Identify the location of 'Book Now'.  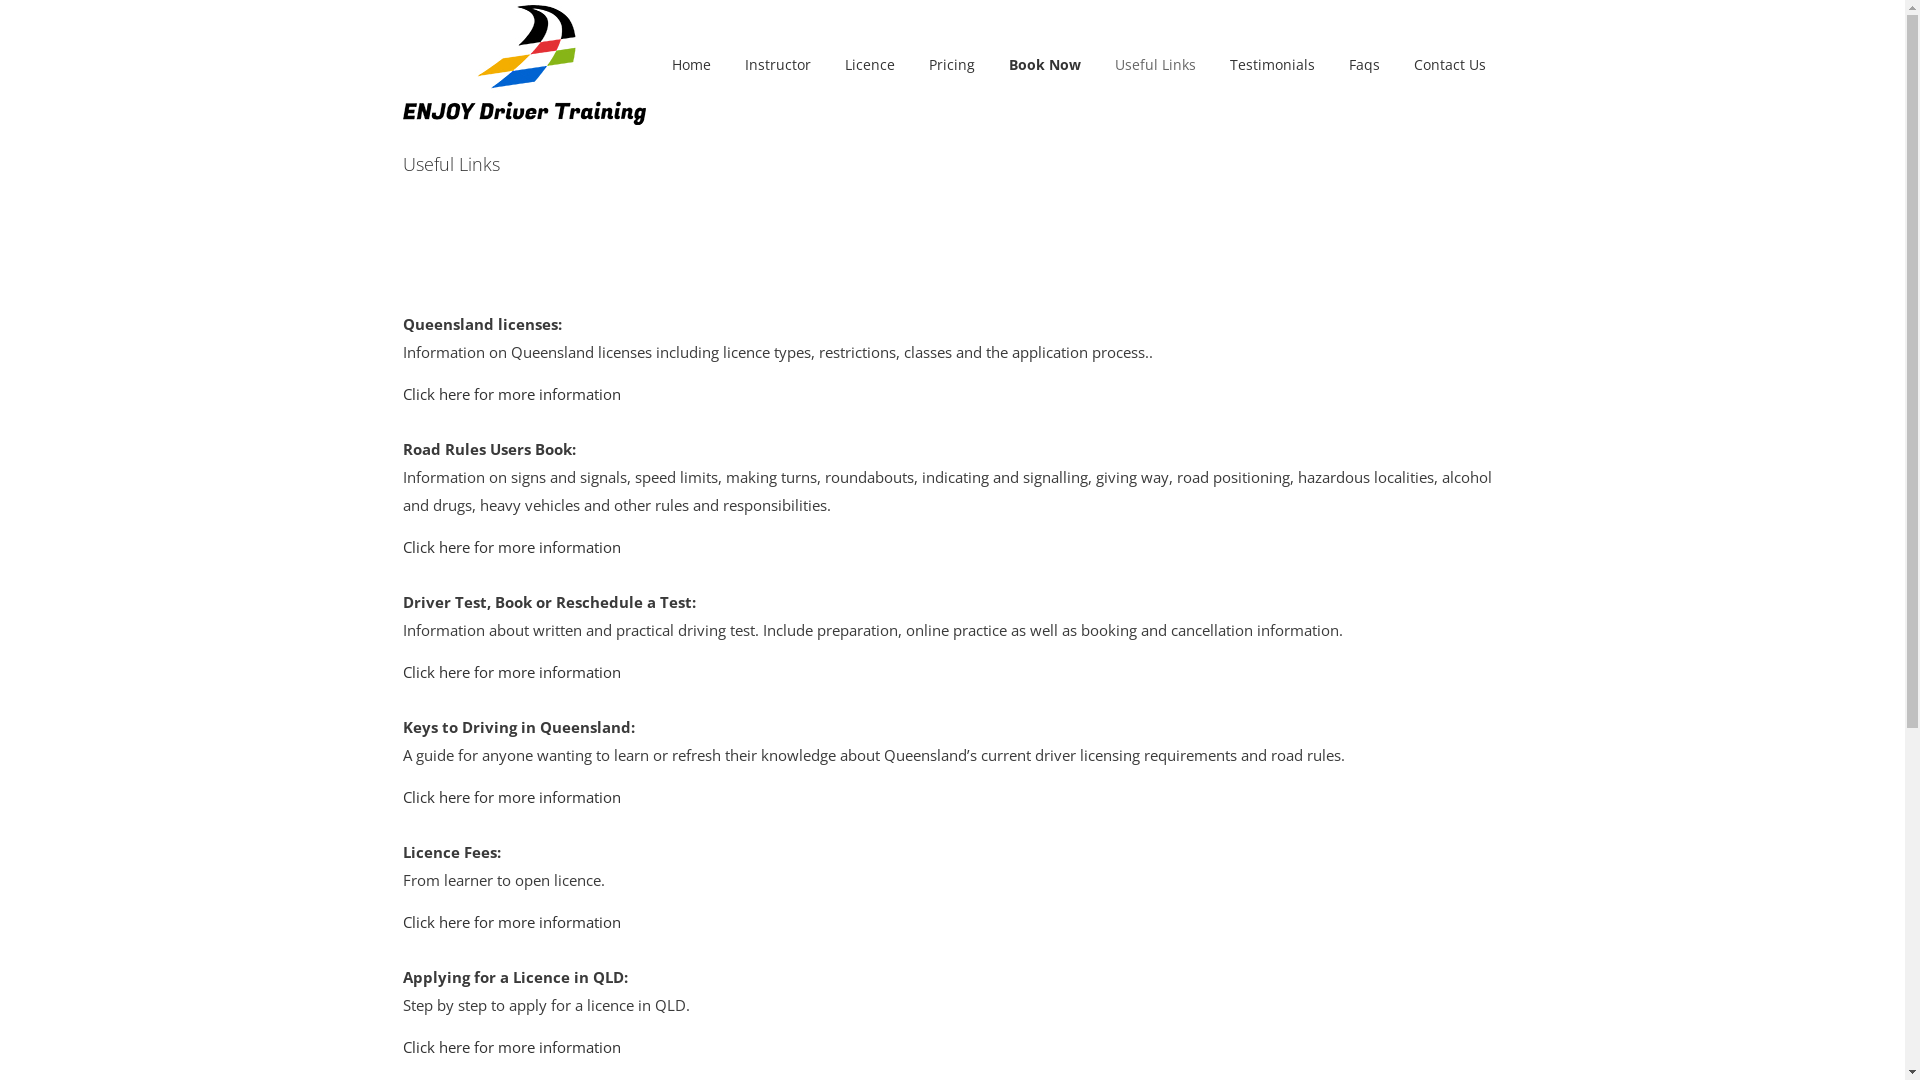
(1044, 64).